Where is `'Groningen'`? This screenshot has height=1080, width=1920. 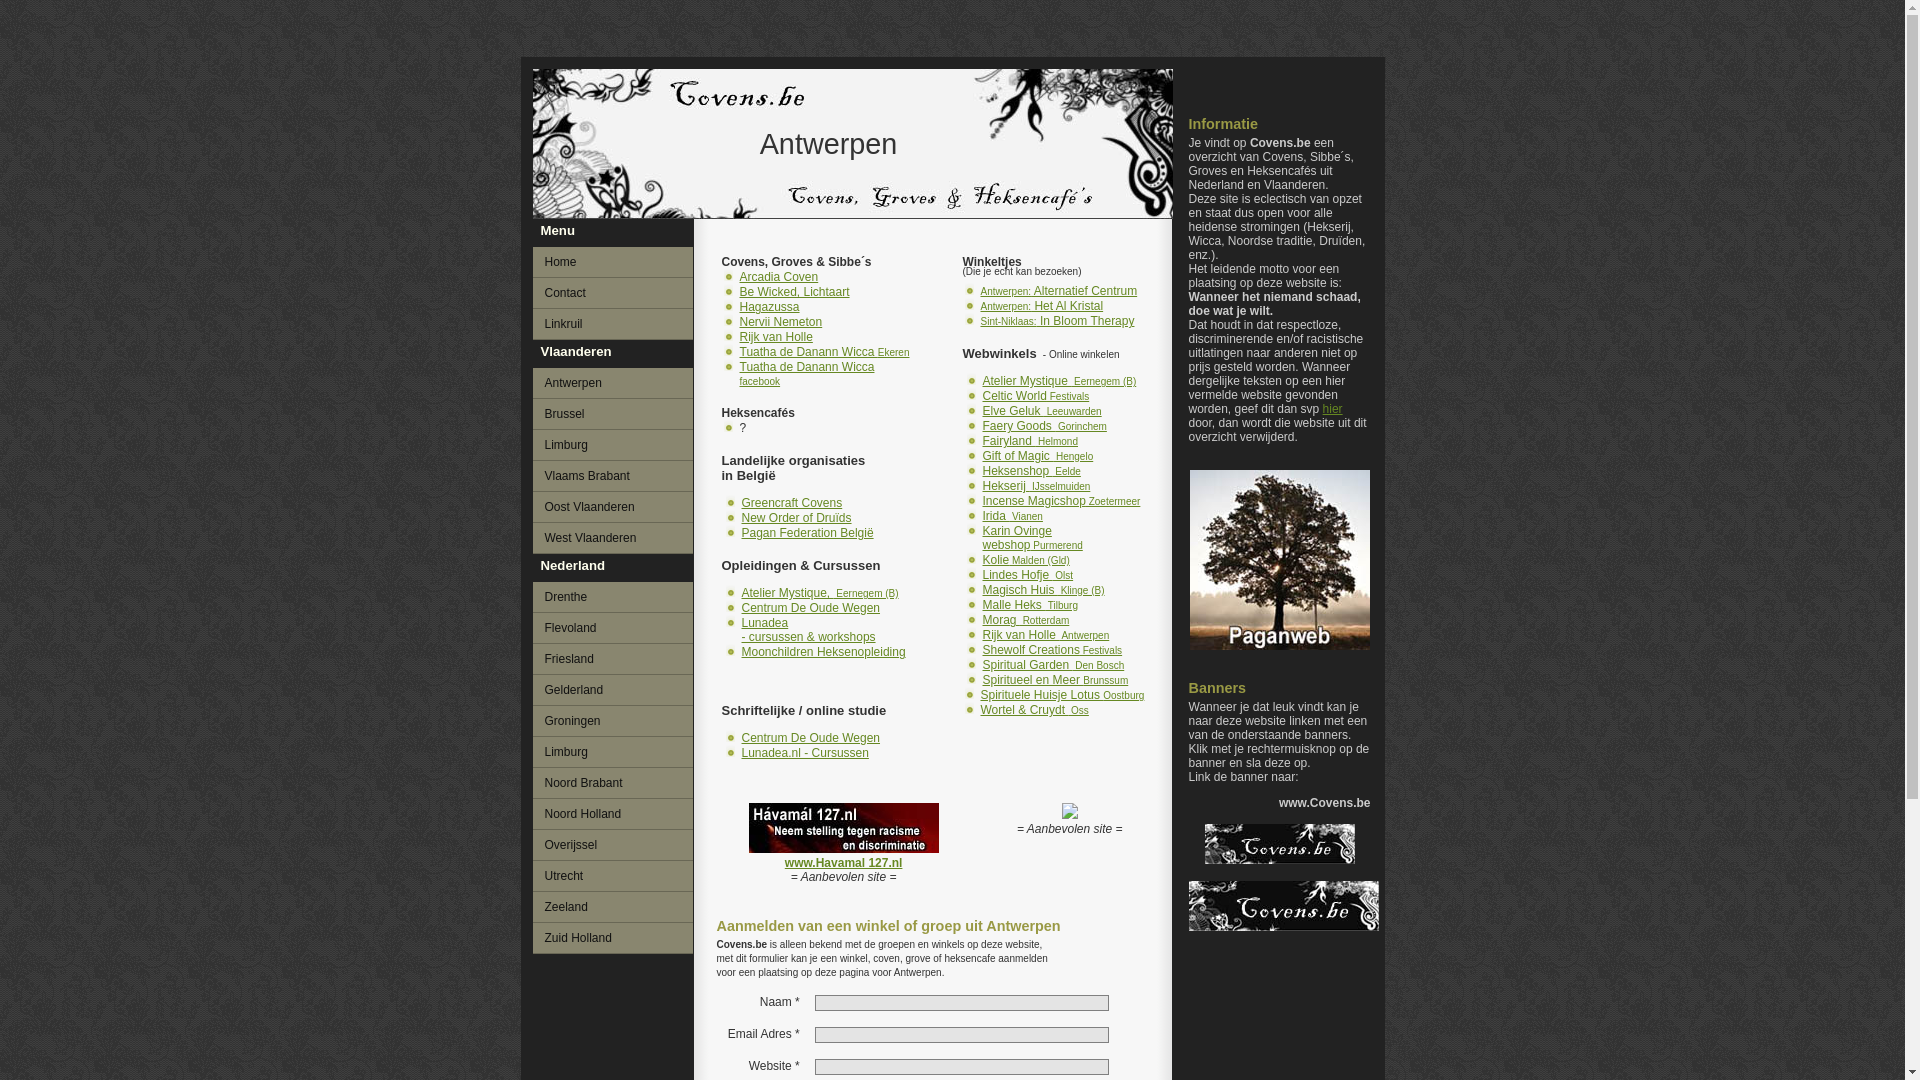 'Groningen' is located at coordinates (610, 721).